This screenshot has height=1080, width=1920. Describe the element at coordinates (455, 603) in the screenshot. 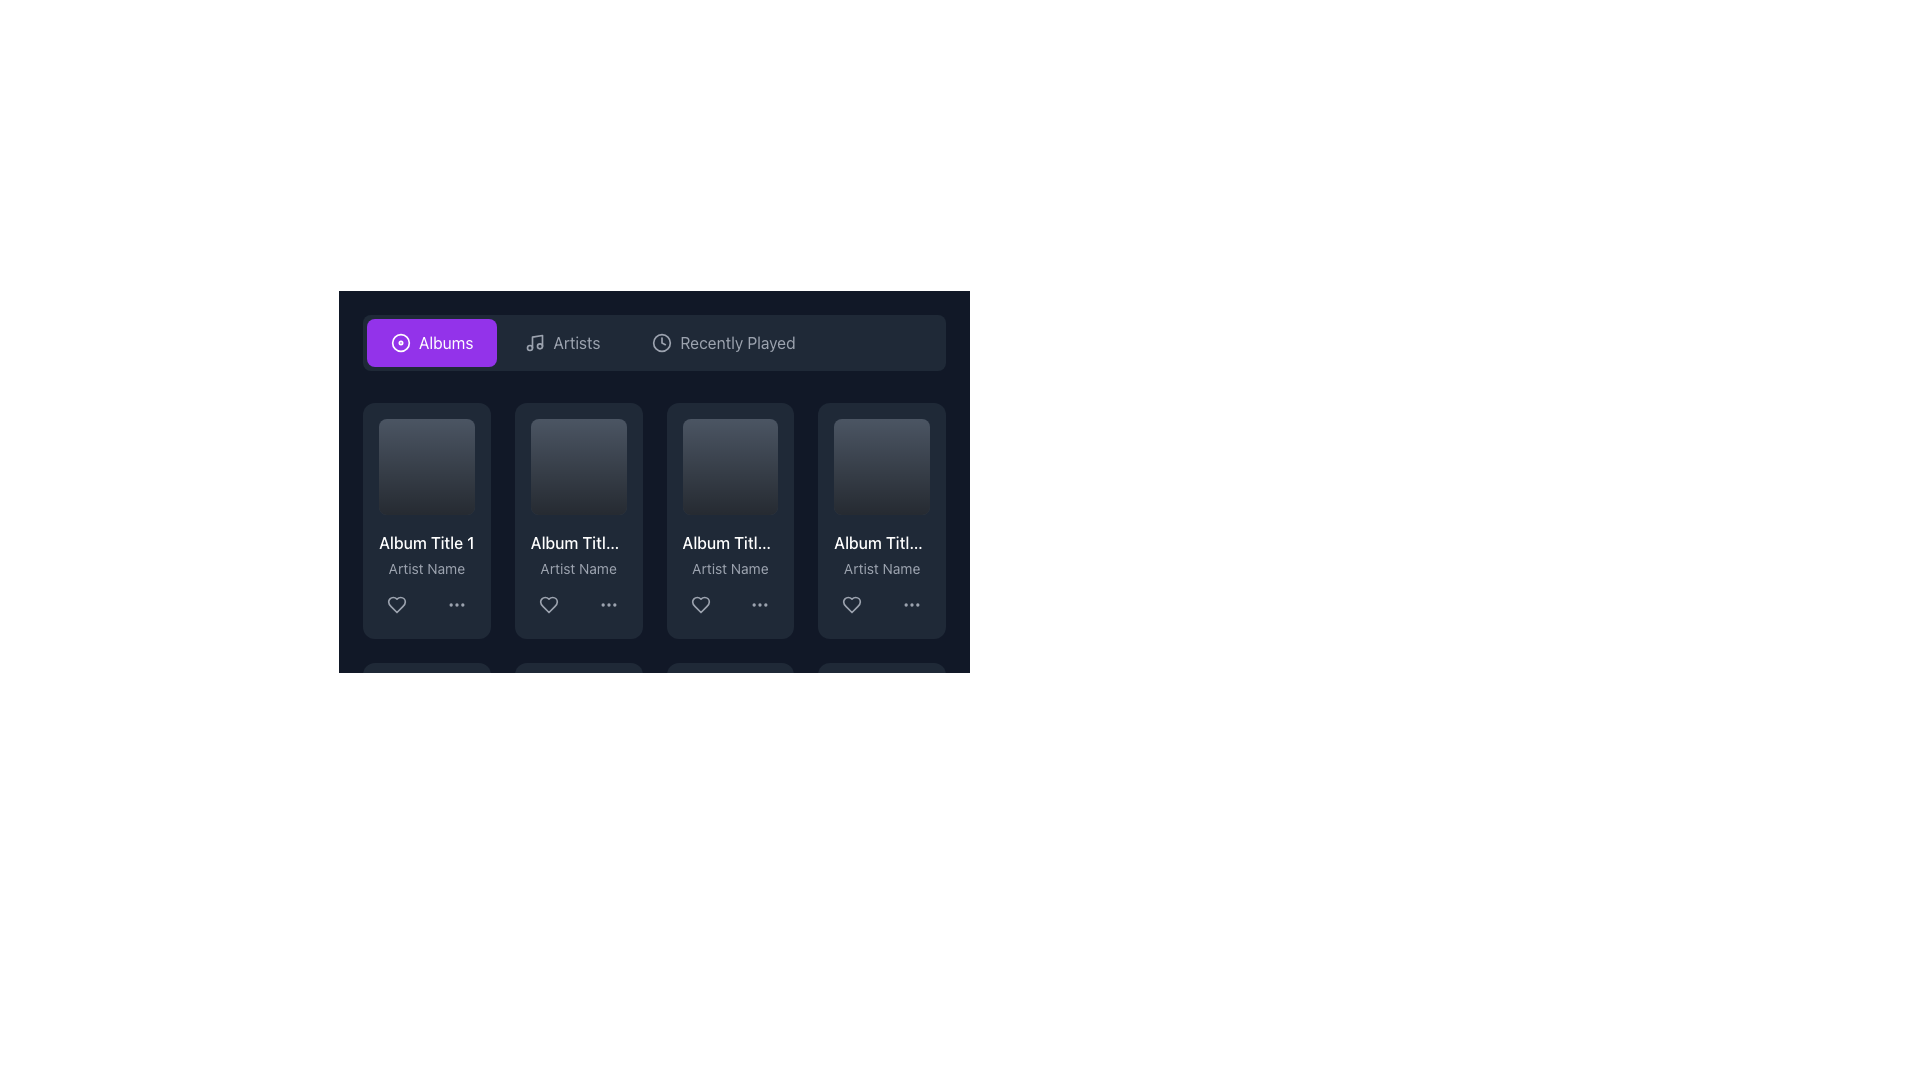

I see `the ellipsis icon within the interactive button below 'Album Title 1'` at that location.